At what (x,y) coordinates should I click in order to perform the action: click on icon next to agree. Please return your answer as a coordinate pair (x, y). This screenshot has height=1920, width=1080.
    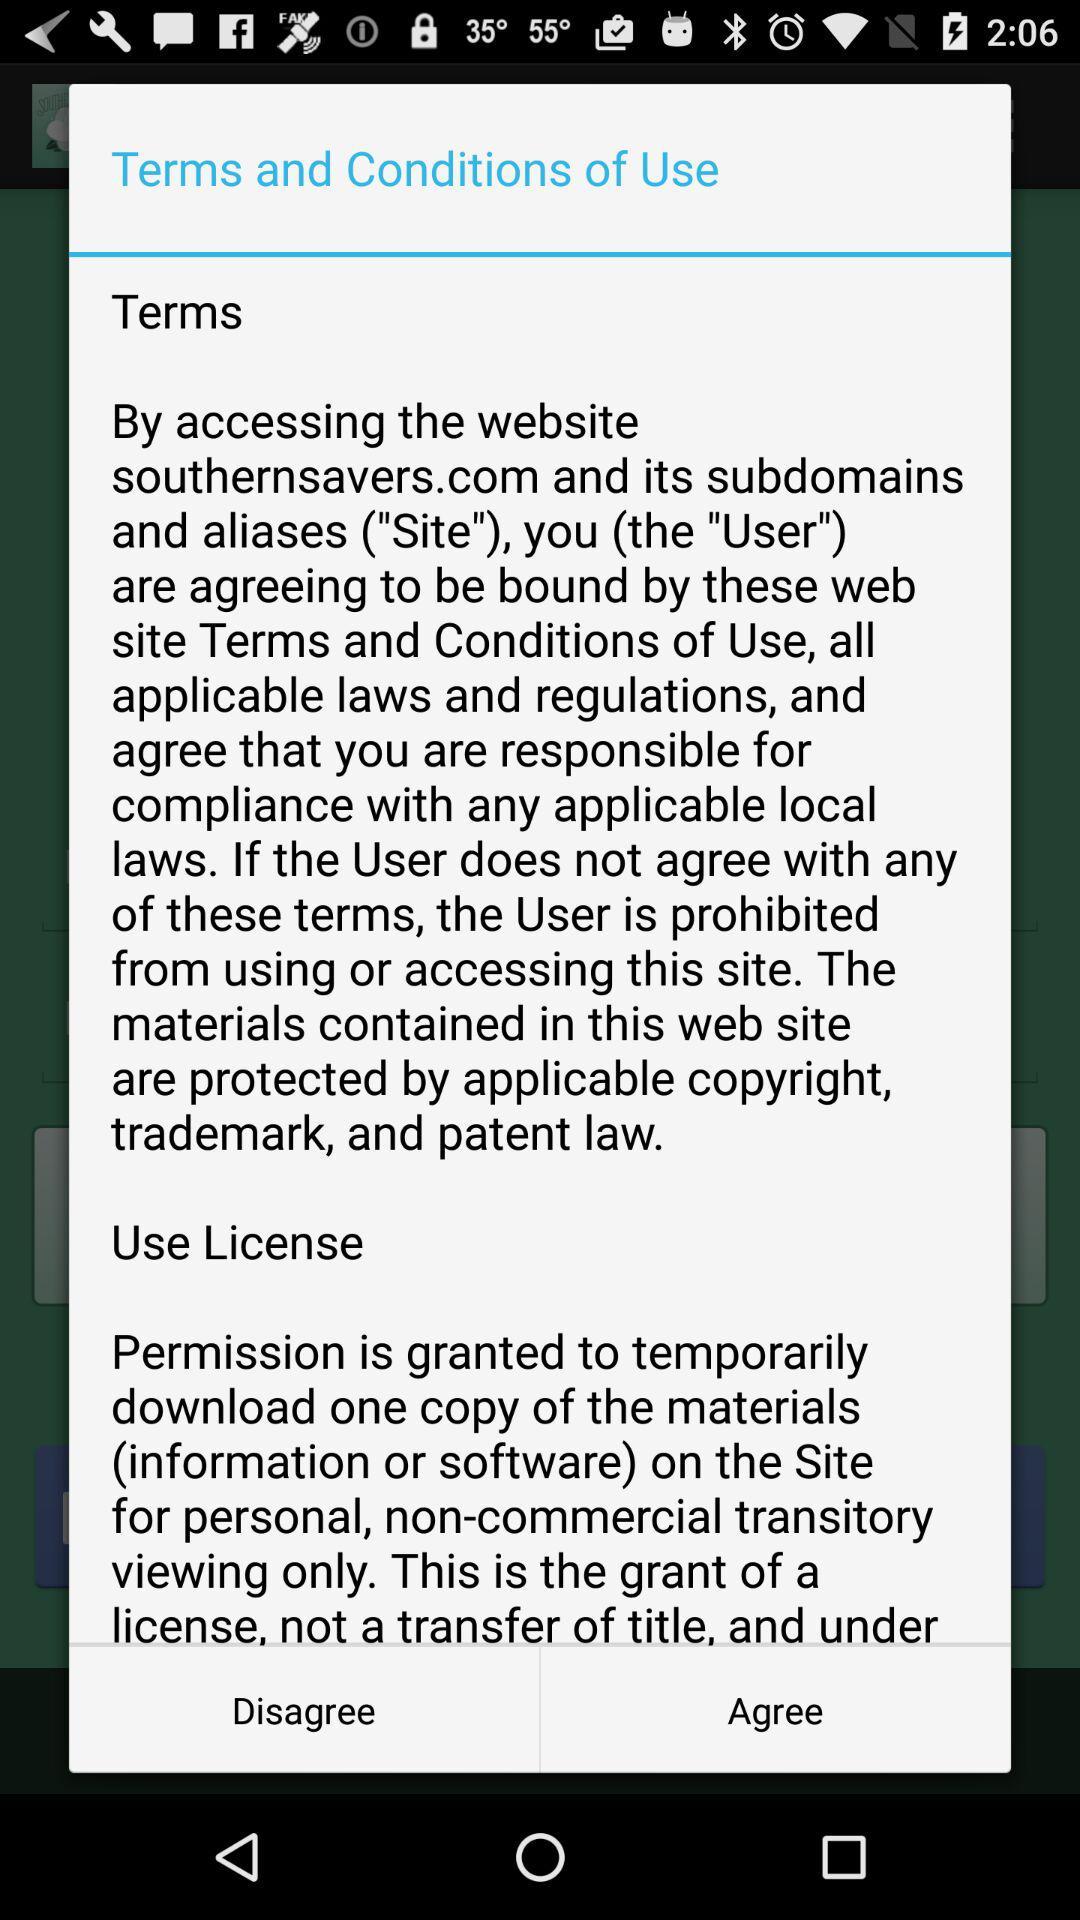
    Looking at the image, I should click on (304, 1708).